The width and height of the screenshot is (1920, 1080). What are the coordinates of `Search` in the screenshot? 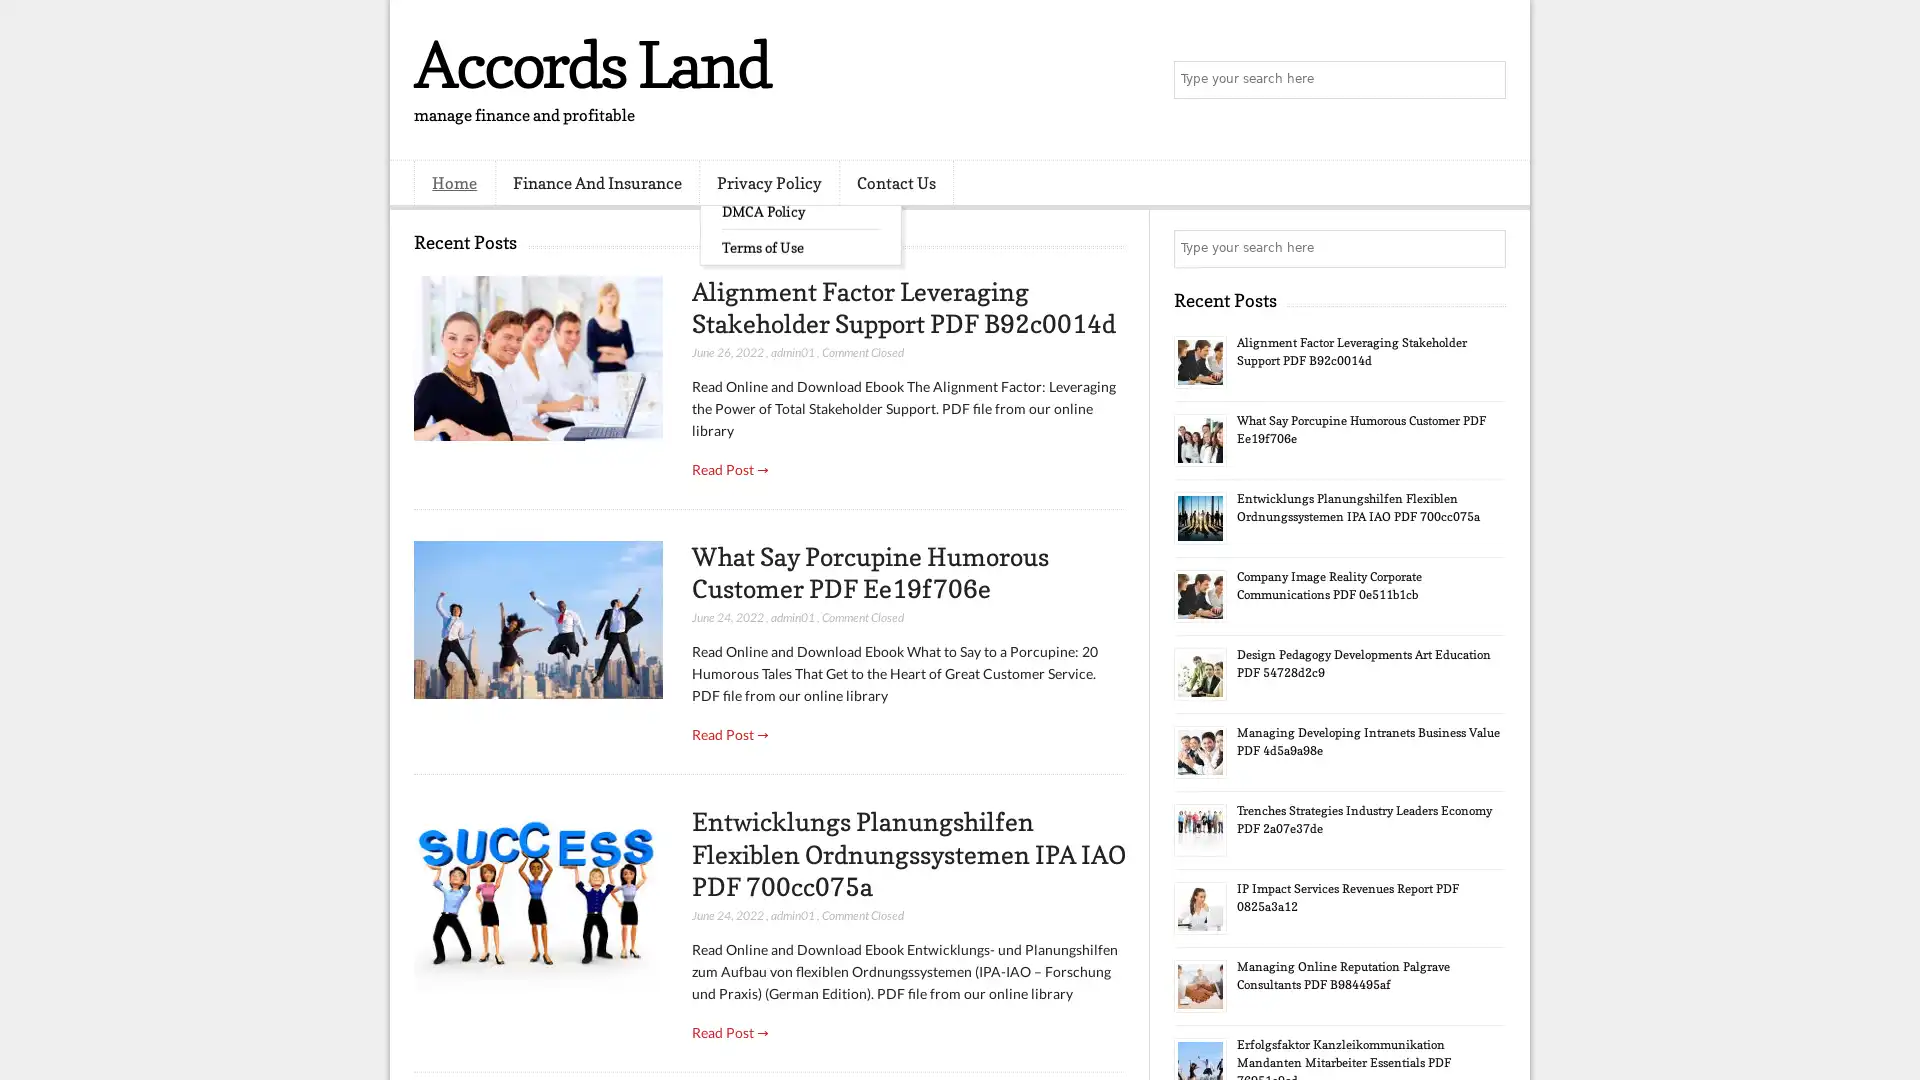 It's located at (1485, 80).